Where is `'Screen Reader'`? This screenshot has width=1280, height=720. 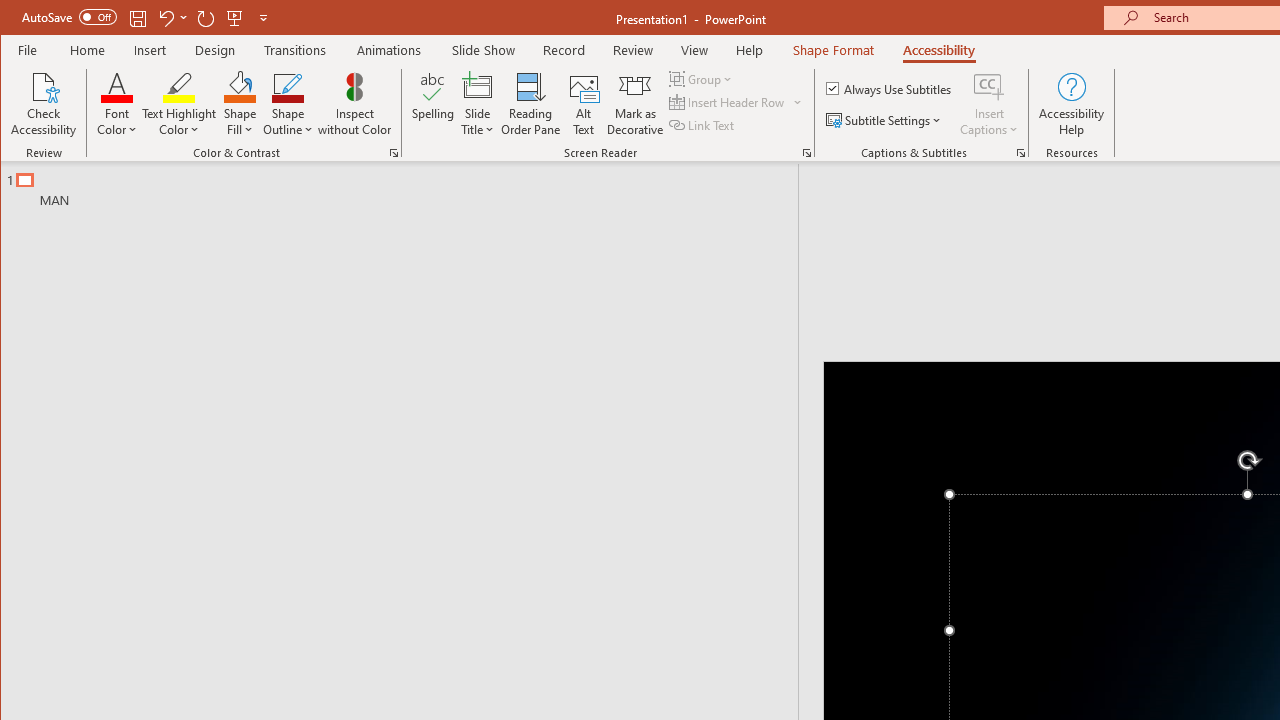 'Screen Reader' is located at coordinates (807, 152).